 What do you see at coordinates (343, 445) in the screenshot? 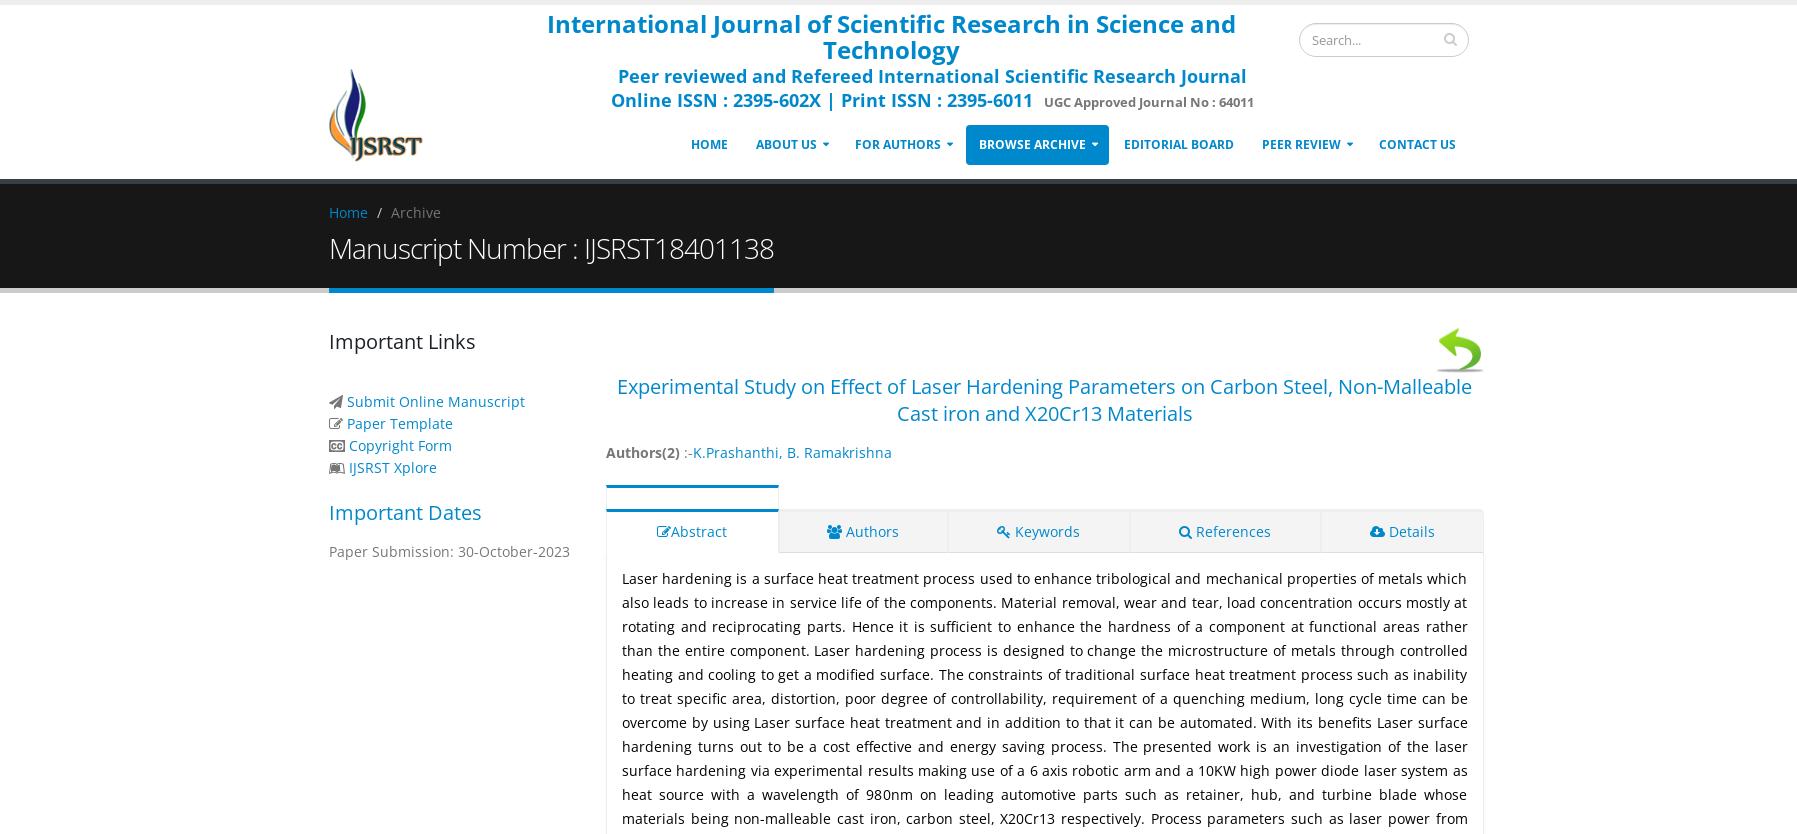
I see `'Copyright Form'` at bounding box center [343, 445].